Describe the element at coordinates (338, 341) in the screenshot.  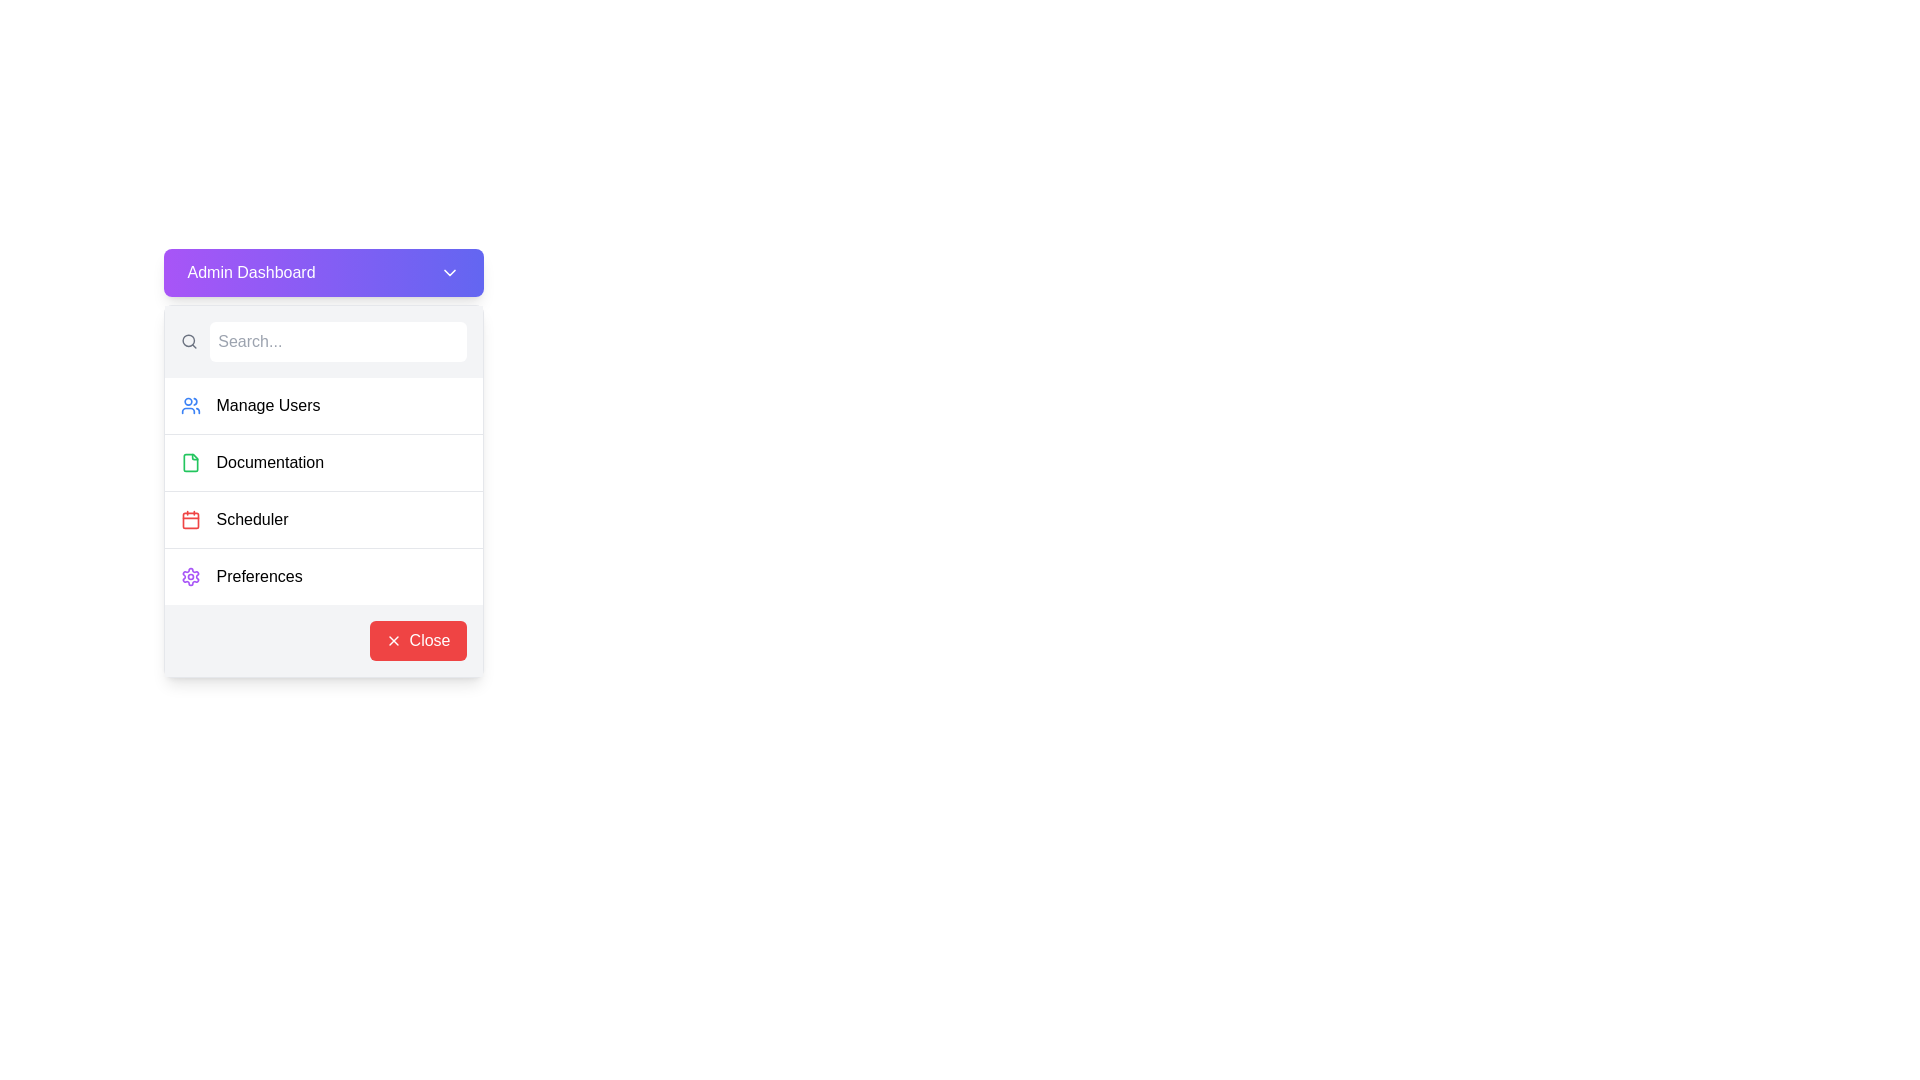
I see `the text input field with placeholder 'Search...' located in the dropdown interface below 'Admin Dashboard' by using the tab key` at that location.